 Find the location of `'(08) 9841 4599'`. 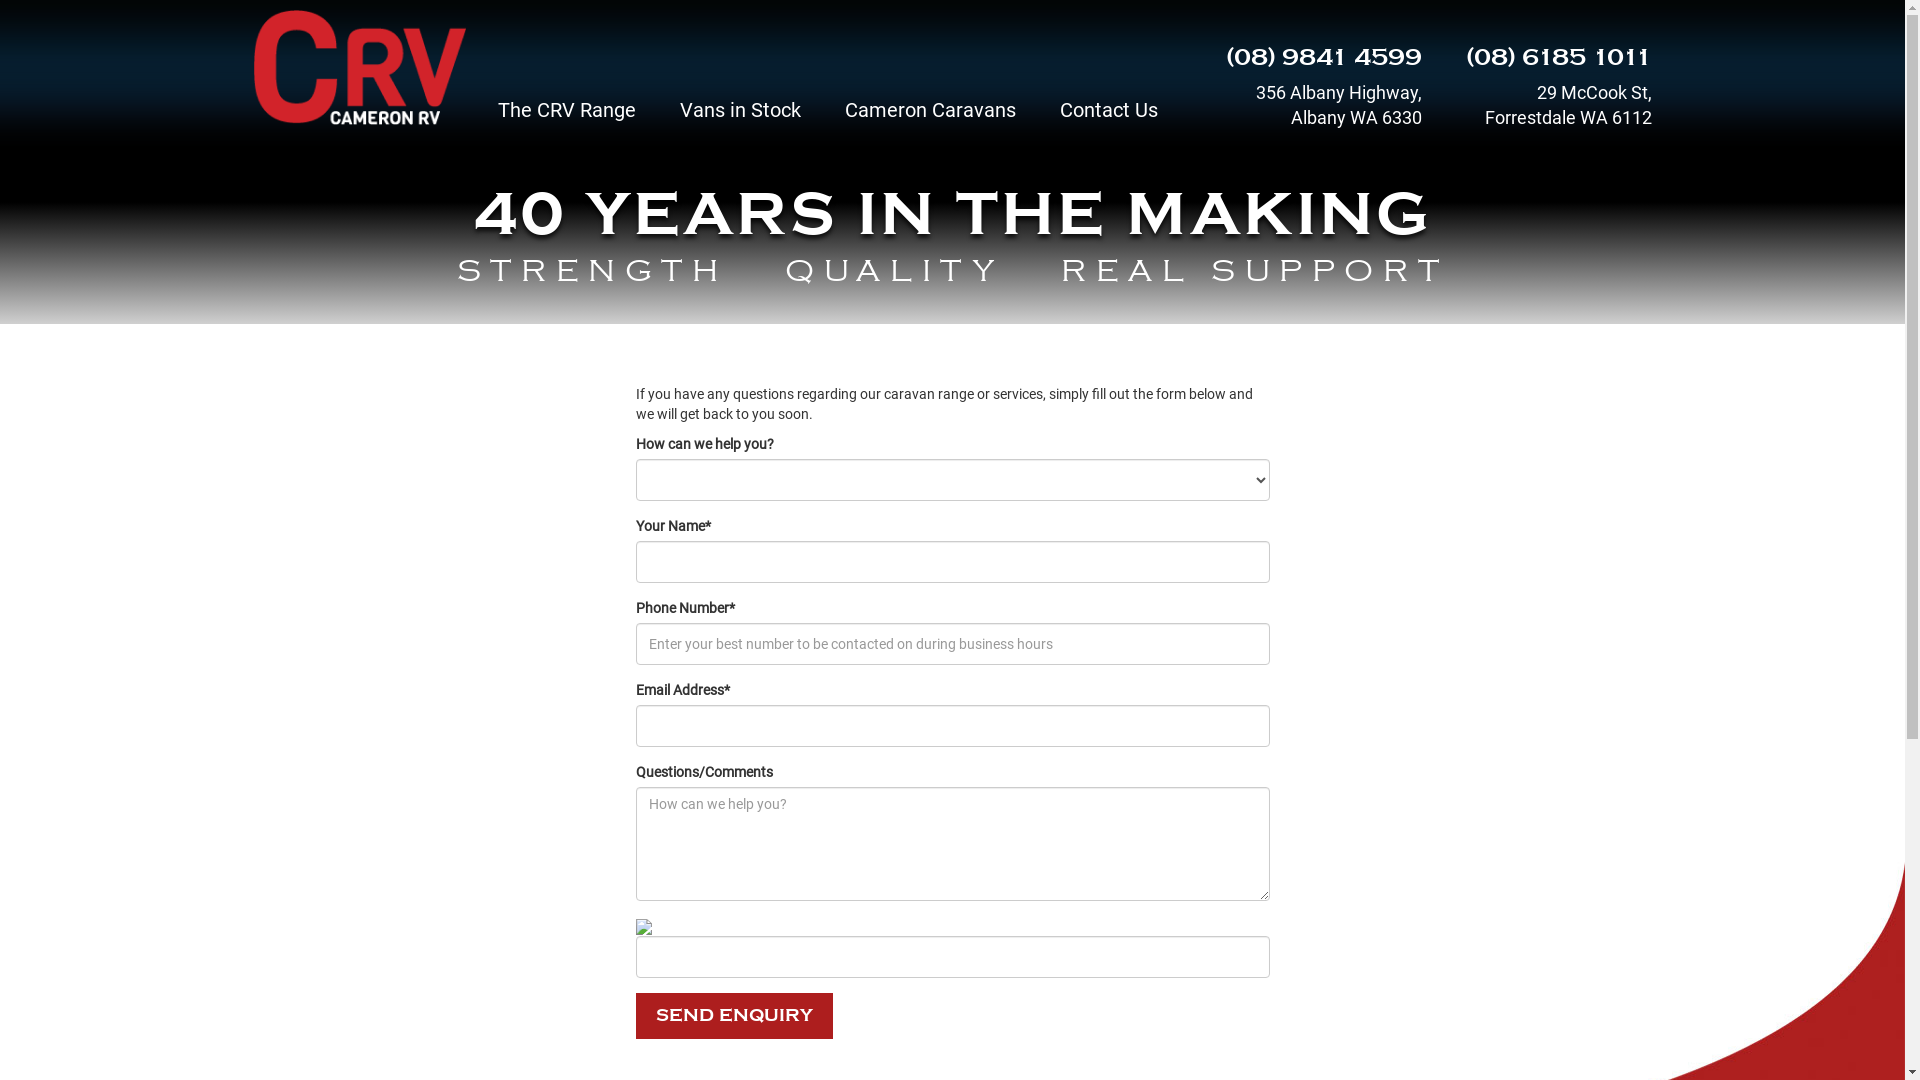

'(08) 9841 4599' is located at coordinates (1324, 56).